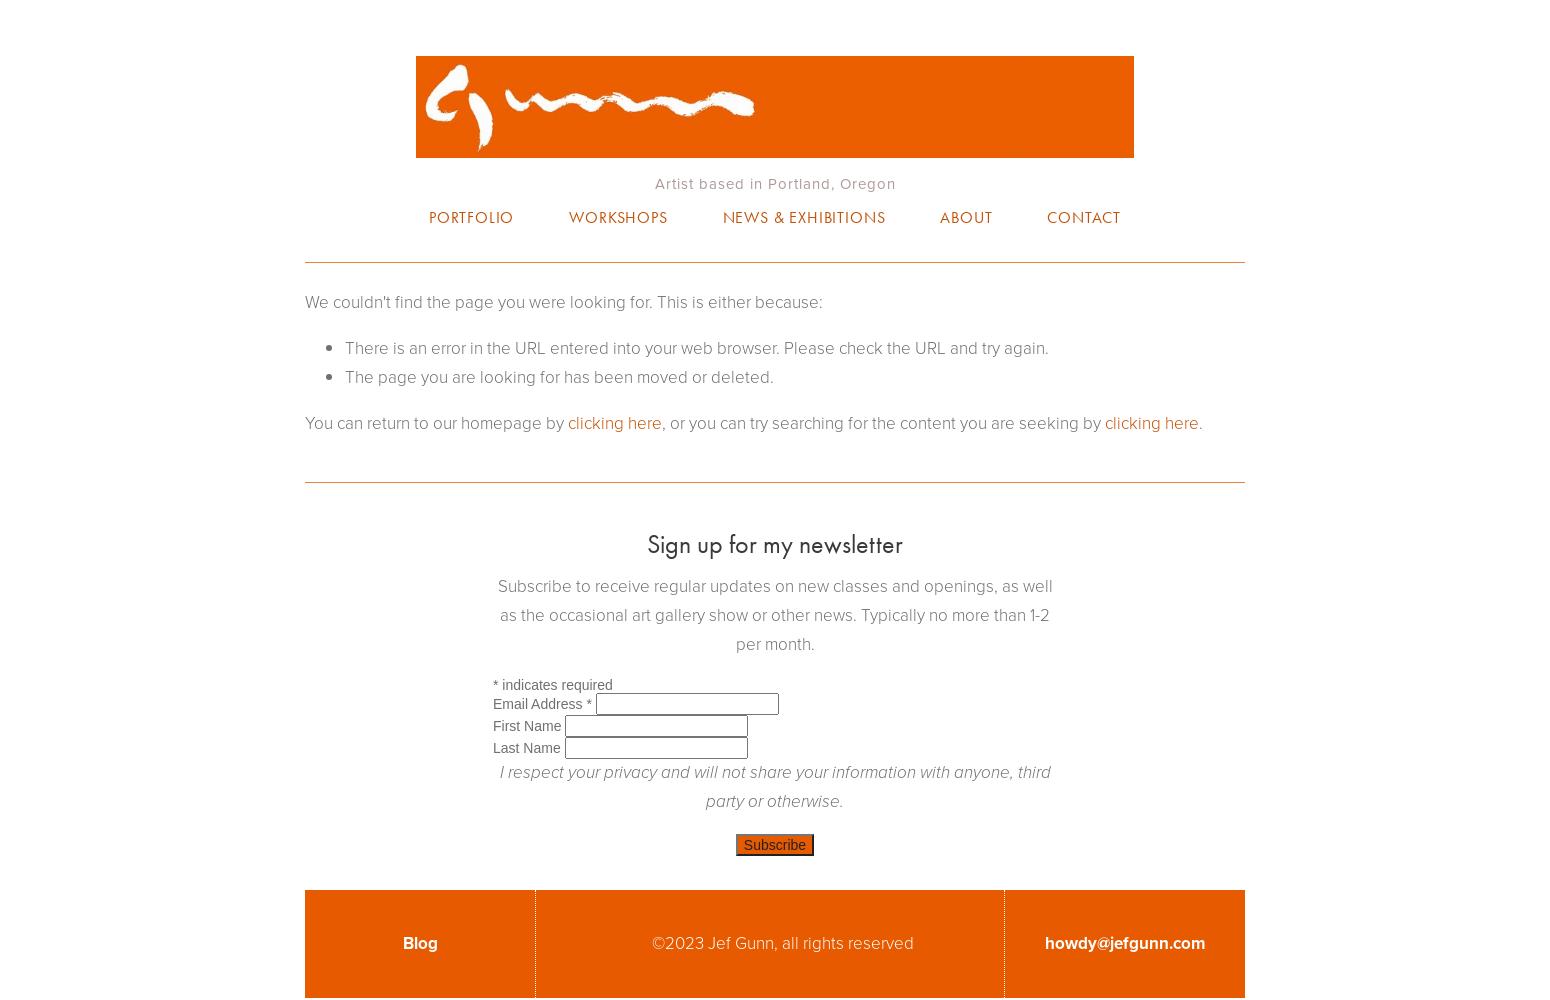 Image resolution: width=1550 pixels, height=1000 pixels. I want to click on 'indicates required', so click(555, 684).